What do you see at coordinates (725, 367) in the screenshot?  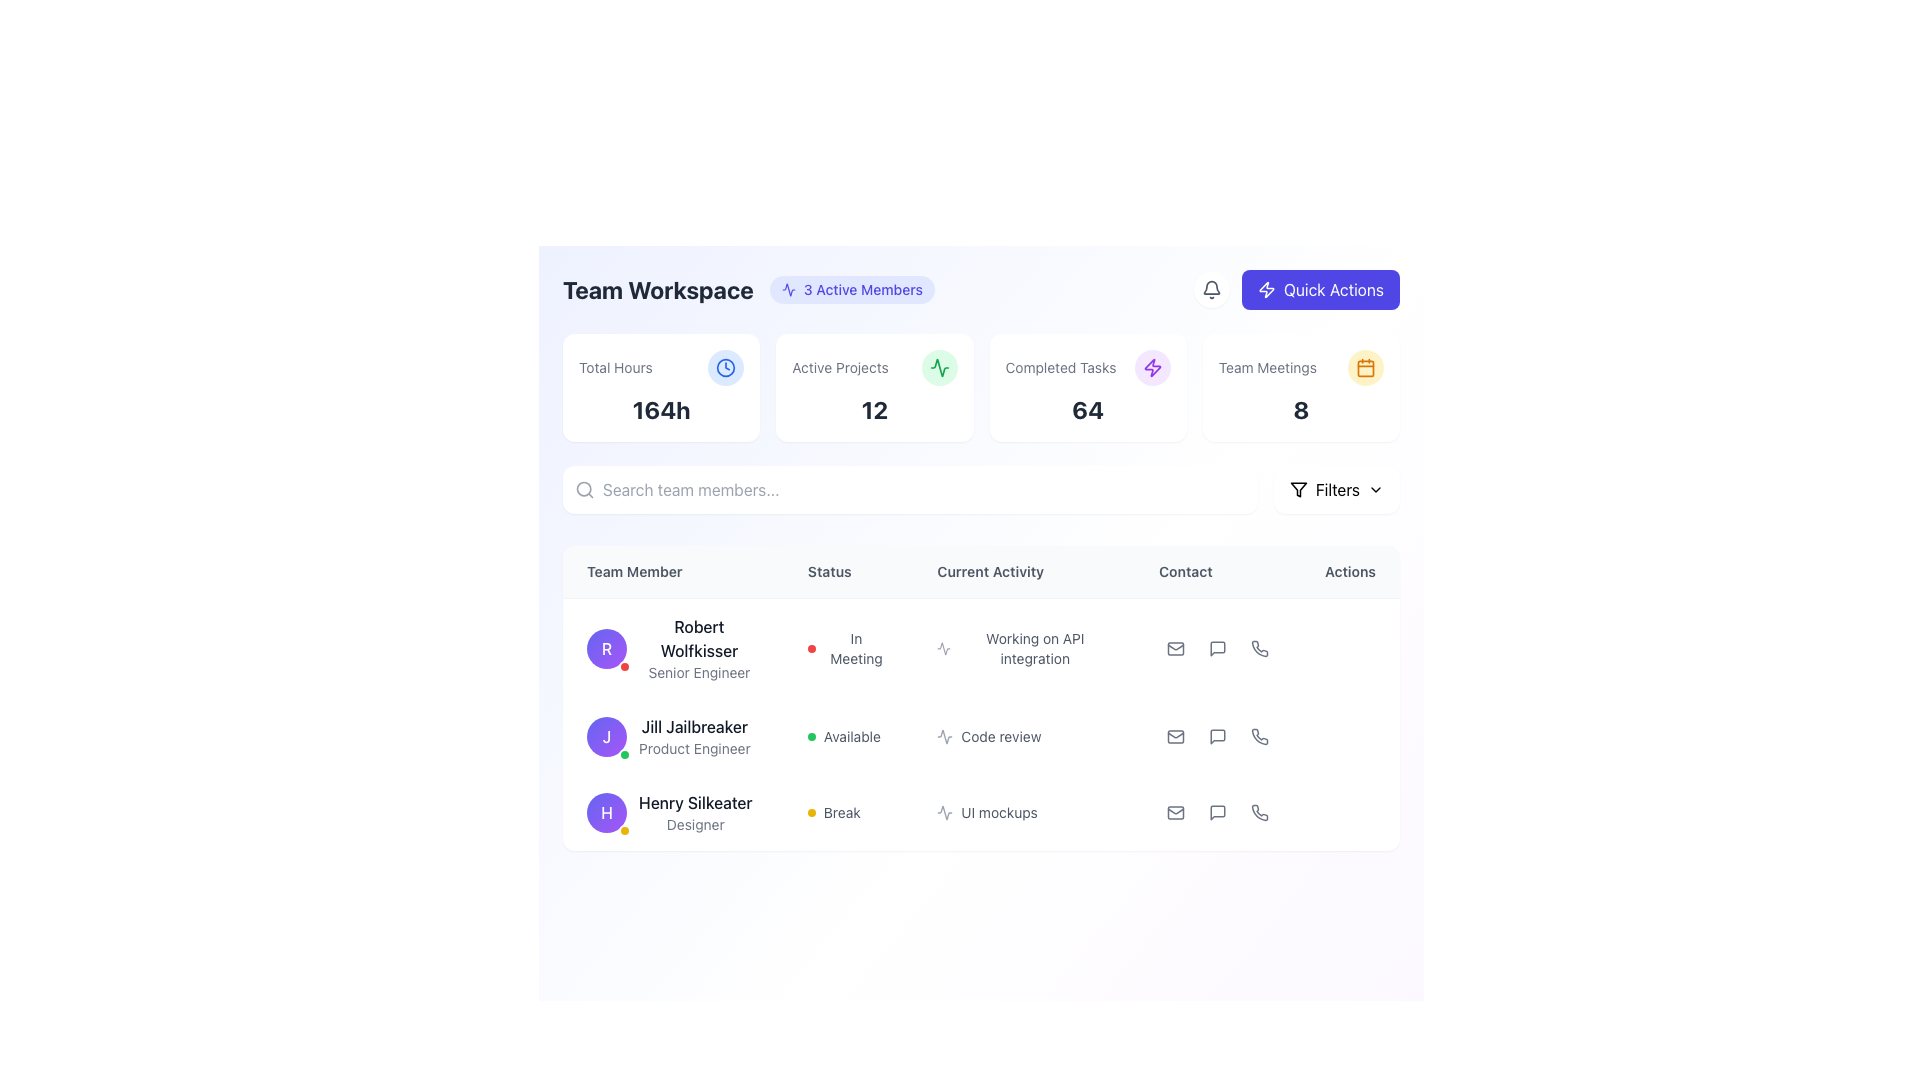 I see `the blue minimalist clock icon located in the 'Total Hours' summary card, positioned to the immediate right of the text, within the highlighted metrics section` at bounding box center [725, 367].